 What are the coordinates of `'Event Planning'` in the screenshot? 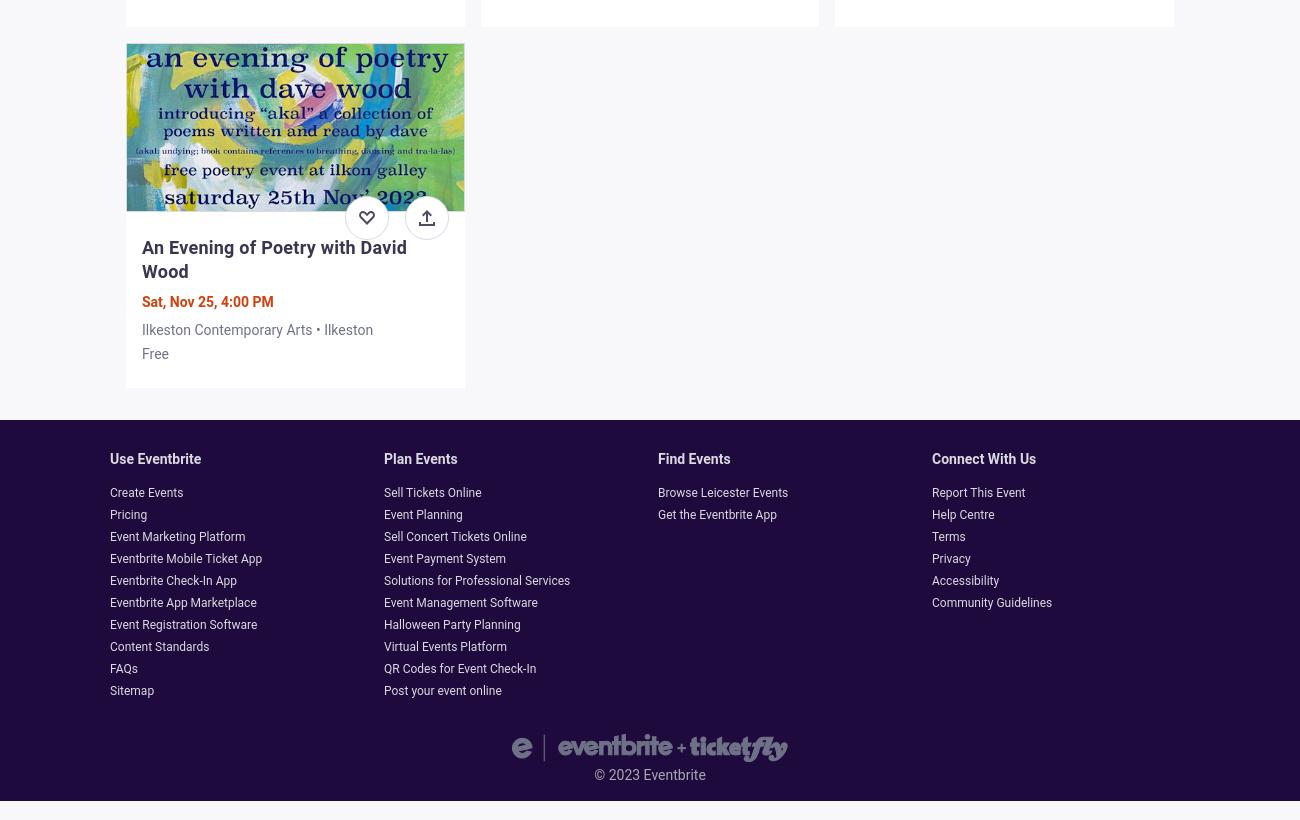 It's located at (423, 513).